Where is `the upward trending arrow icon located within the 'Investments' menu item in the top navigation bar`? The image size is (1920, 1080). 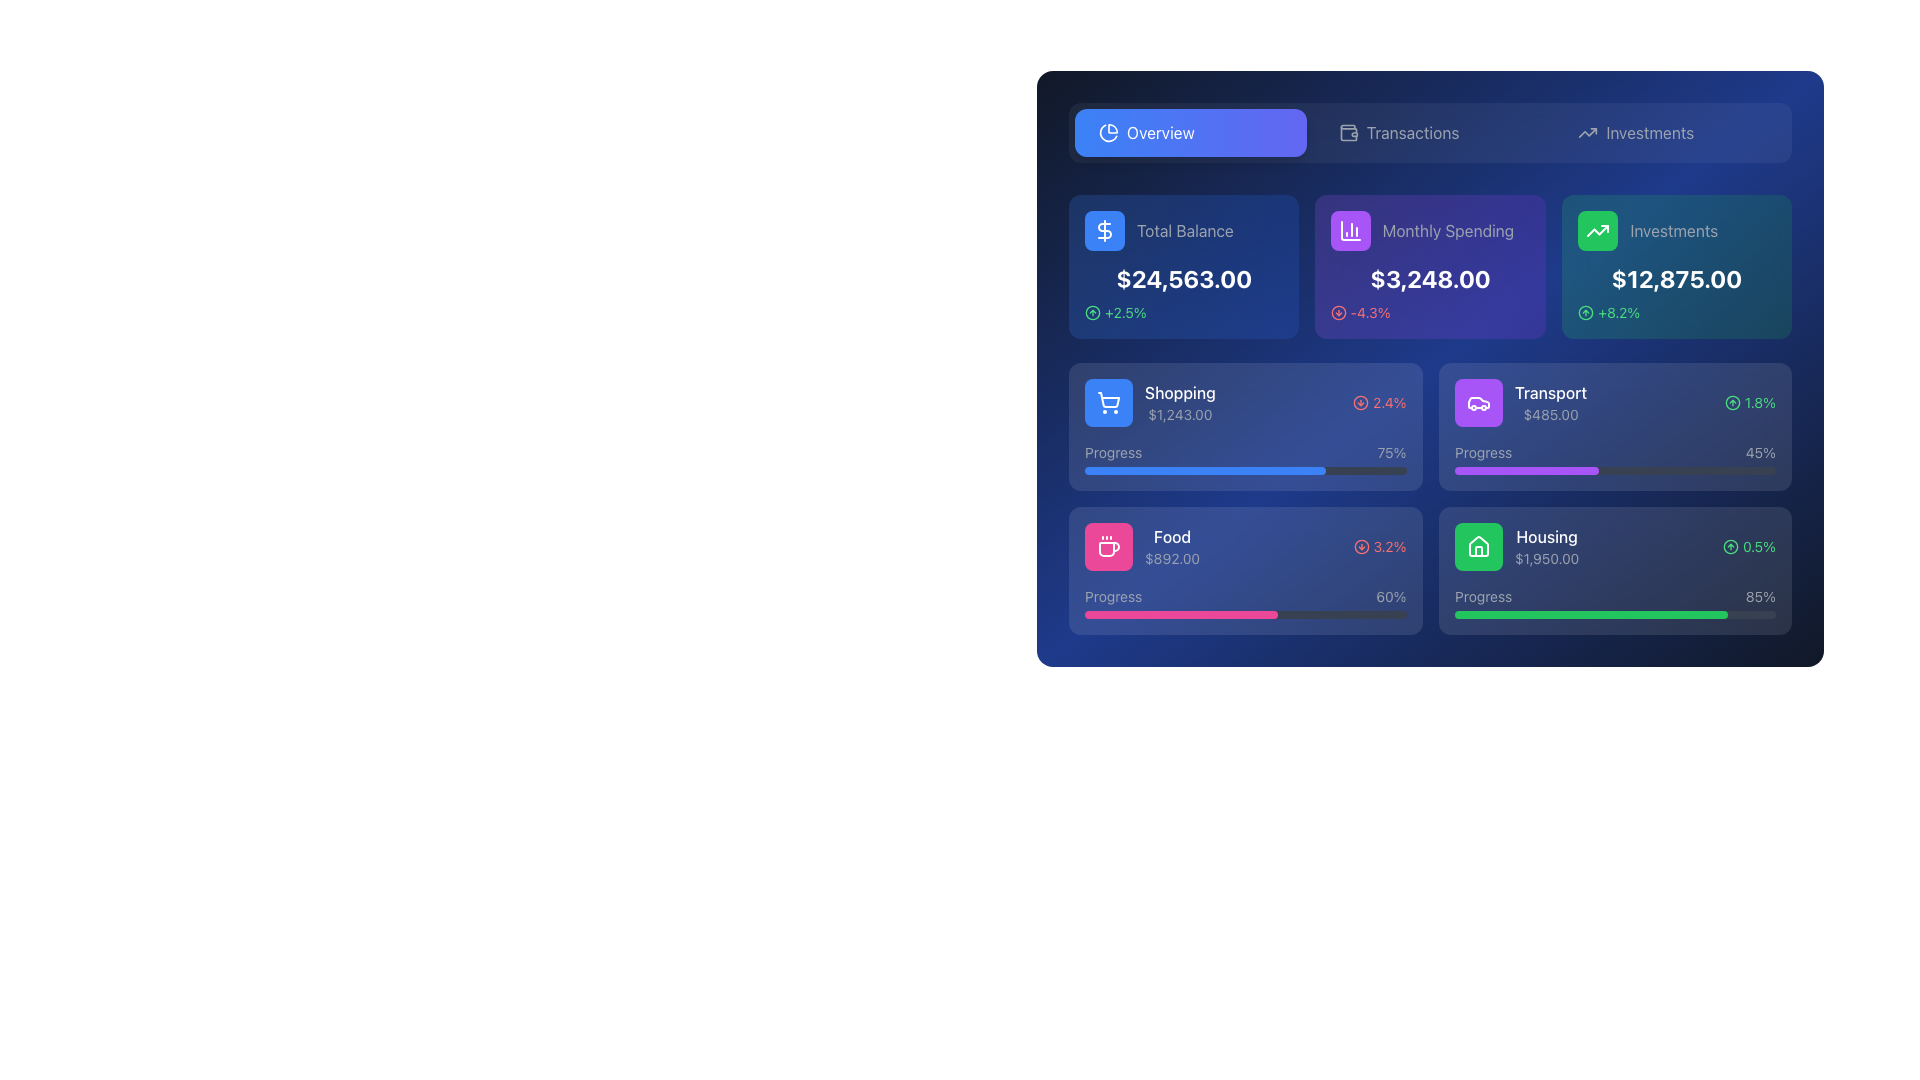
the upward trending arrow icon located within the 'Investments' menu item in the top navigation bar is located at coordinates (1587, 132).